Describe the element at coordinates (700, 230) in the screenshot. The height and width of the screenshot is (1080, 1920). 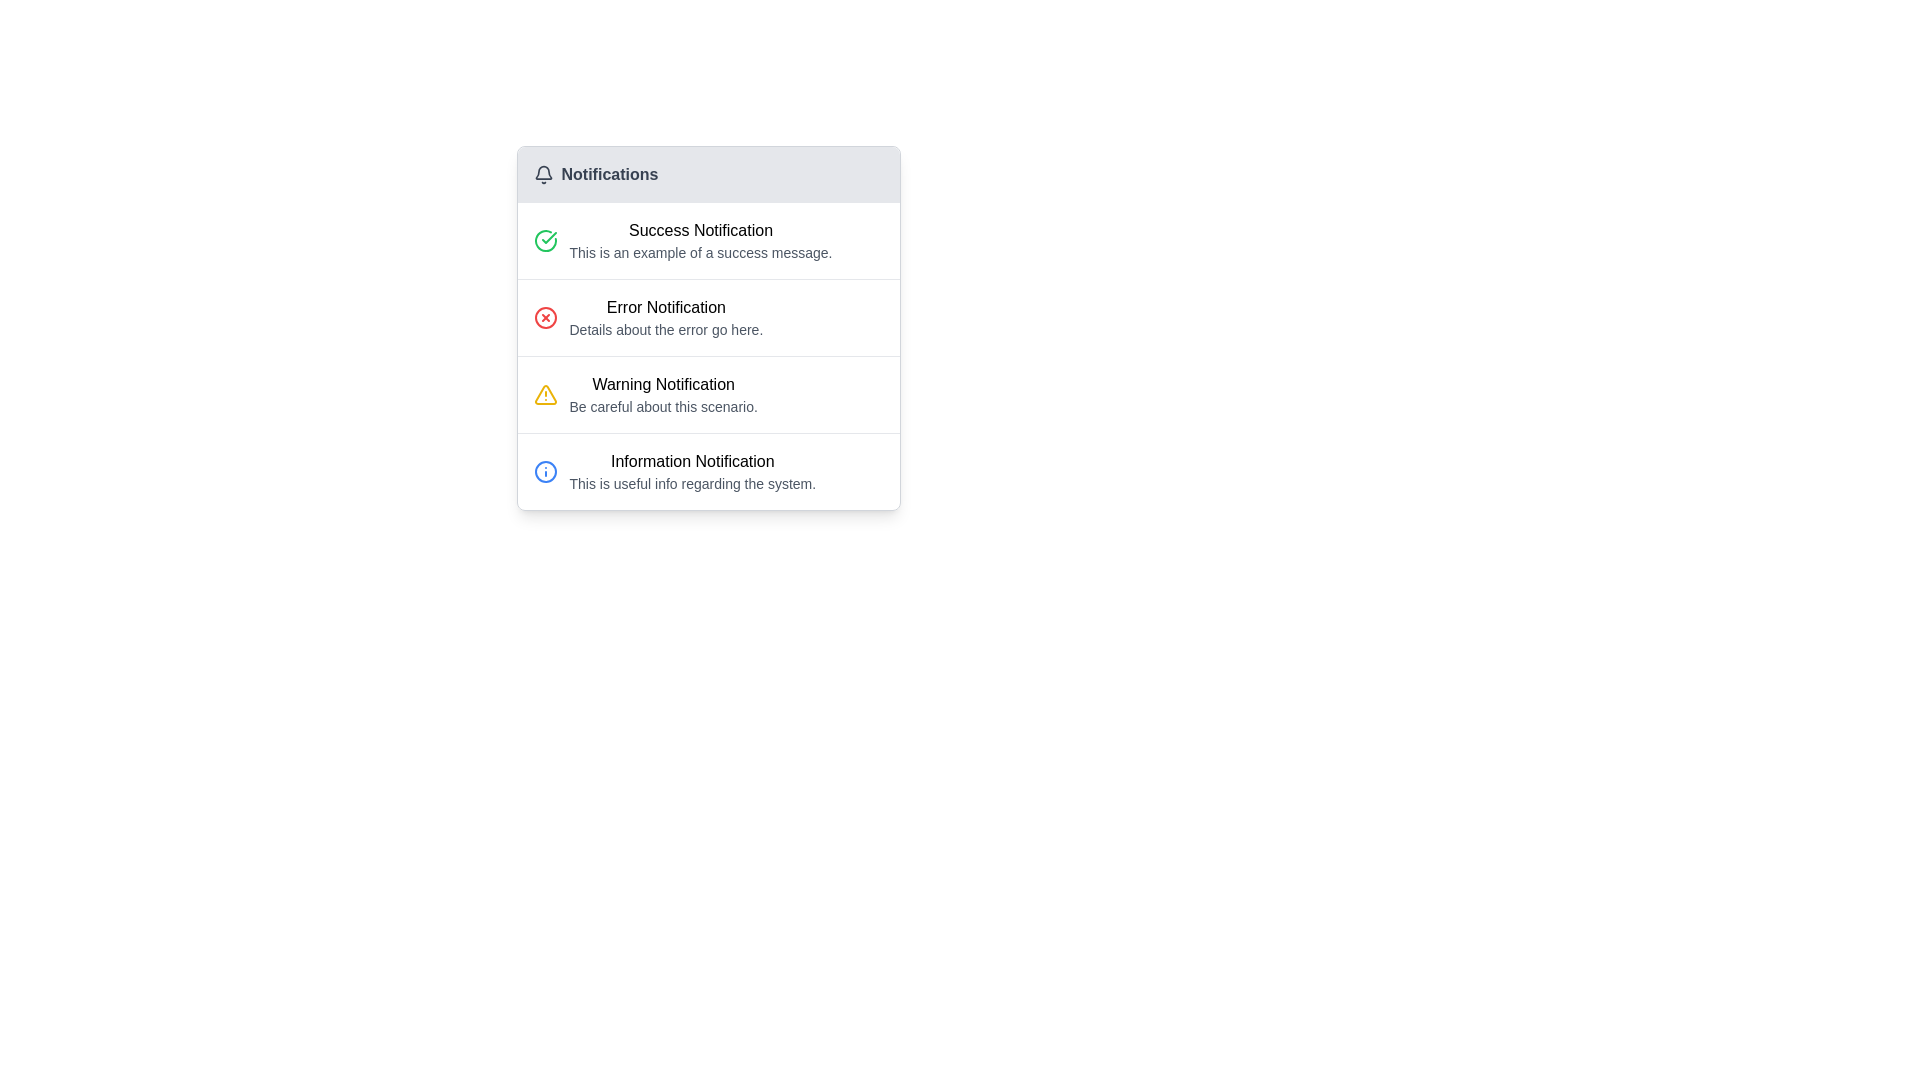
I see `the 'Success Notification' text label which is the title of the first notification in the notification card` at that location.